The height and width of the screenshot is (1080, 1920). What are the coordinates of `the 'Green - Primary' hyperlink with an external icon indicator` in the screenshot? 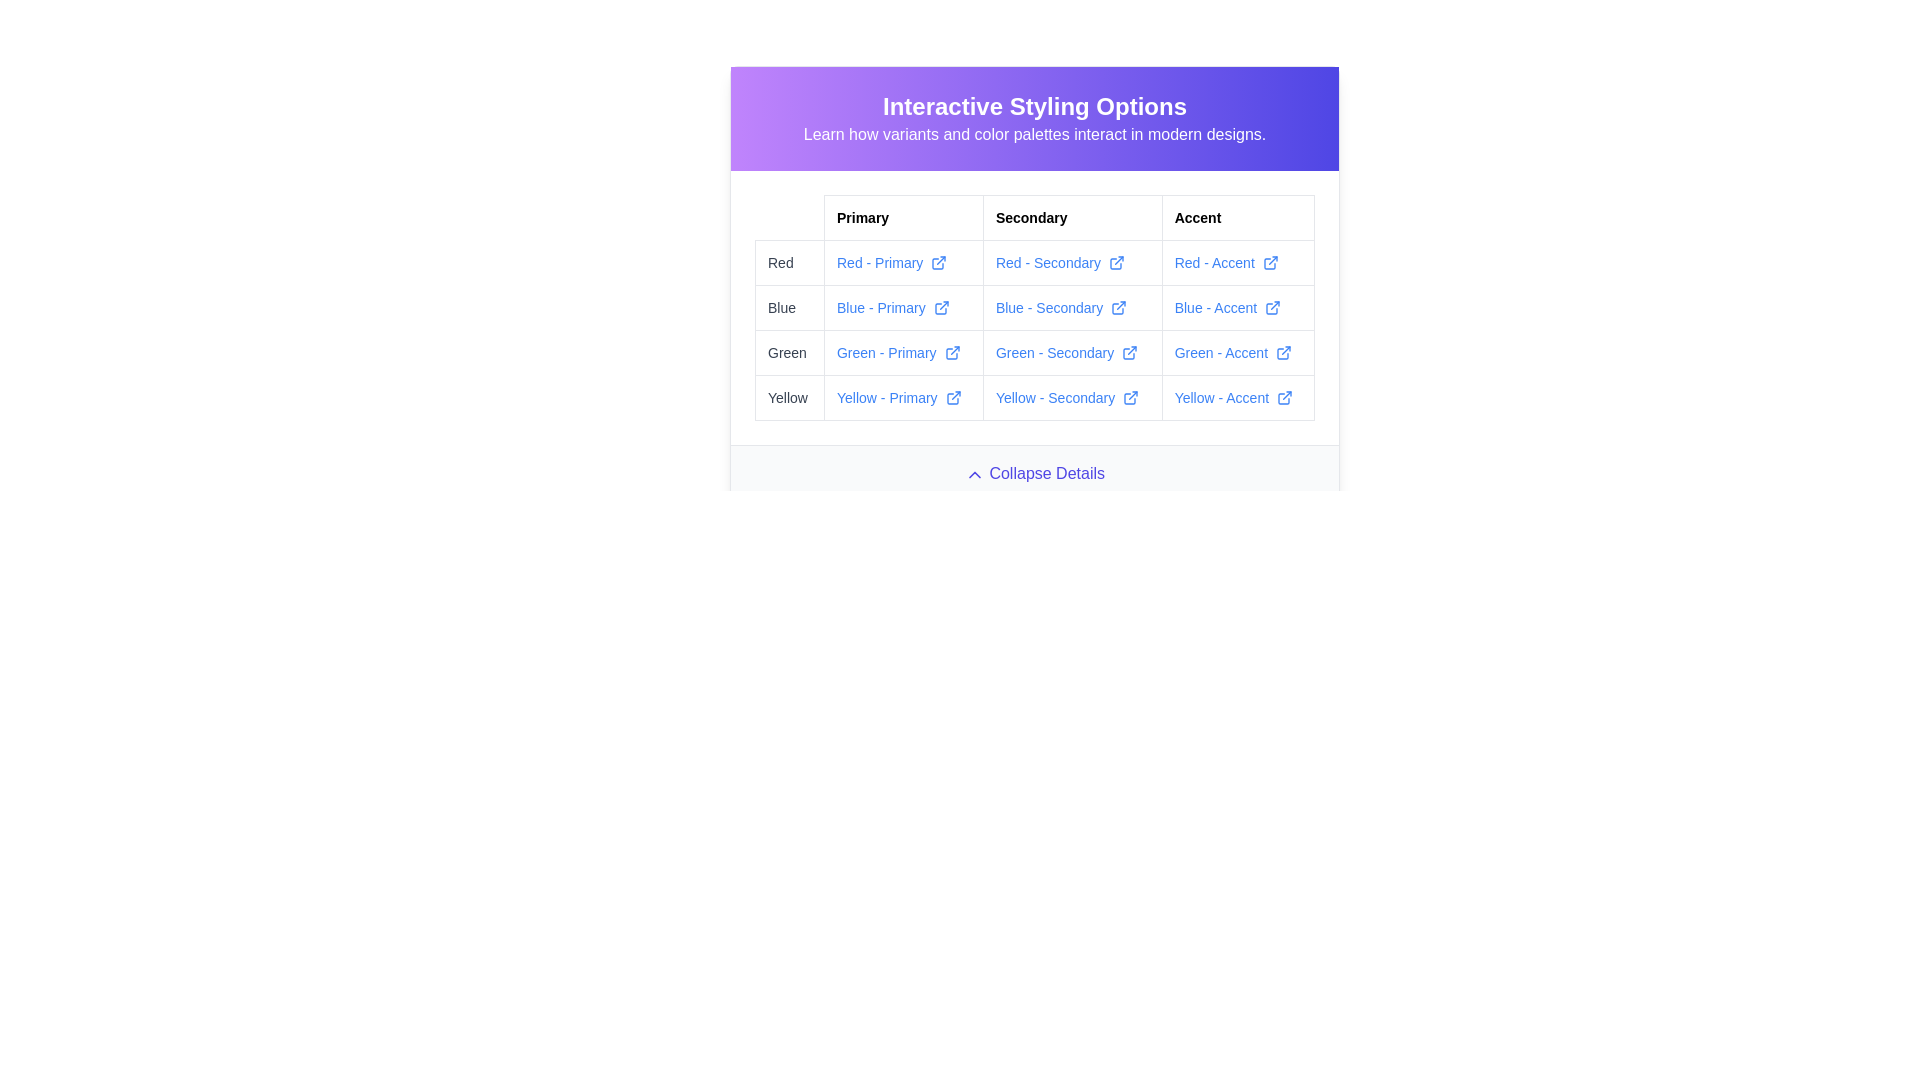 It's located at (897, 352).